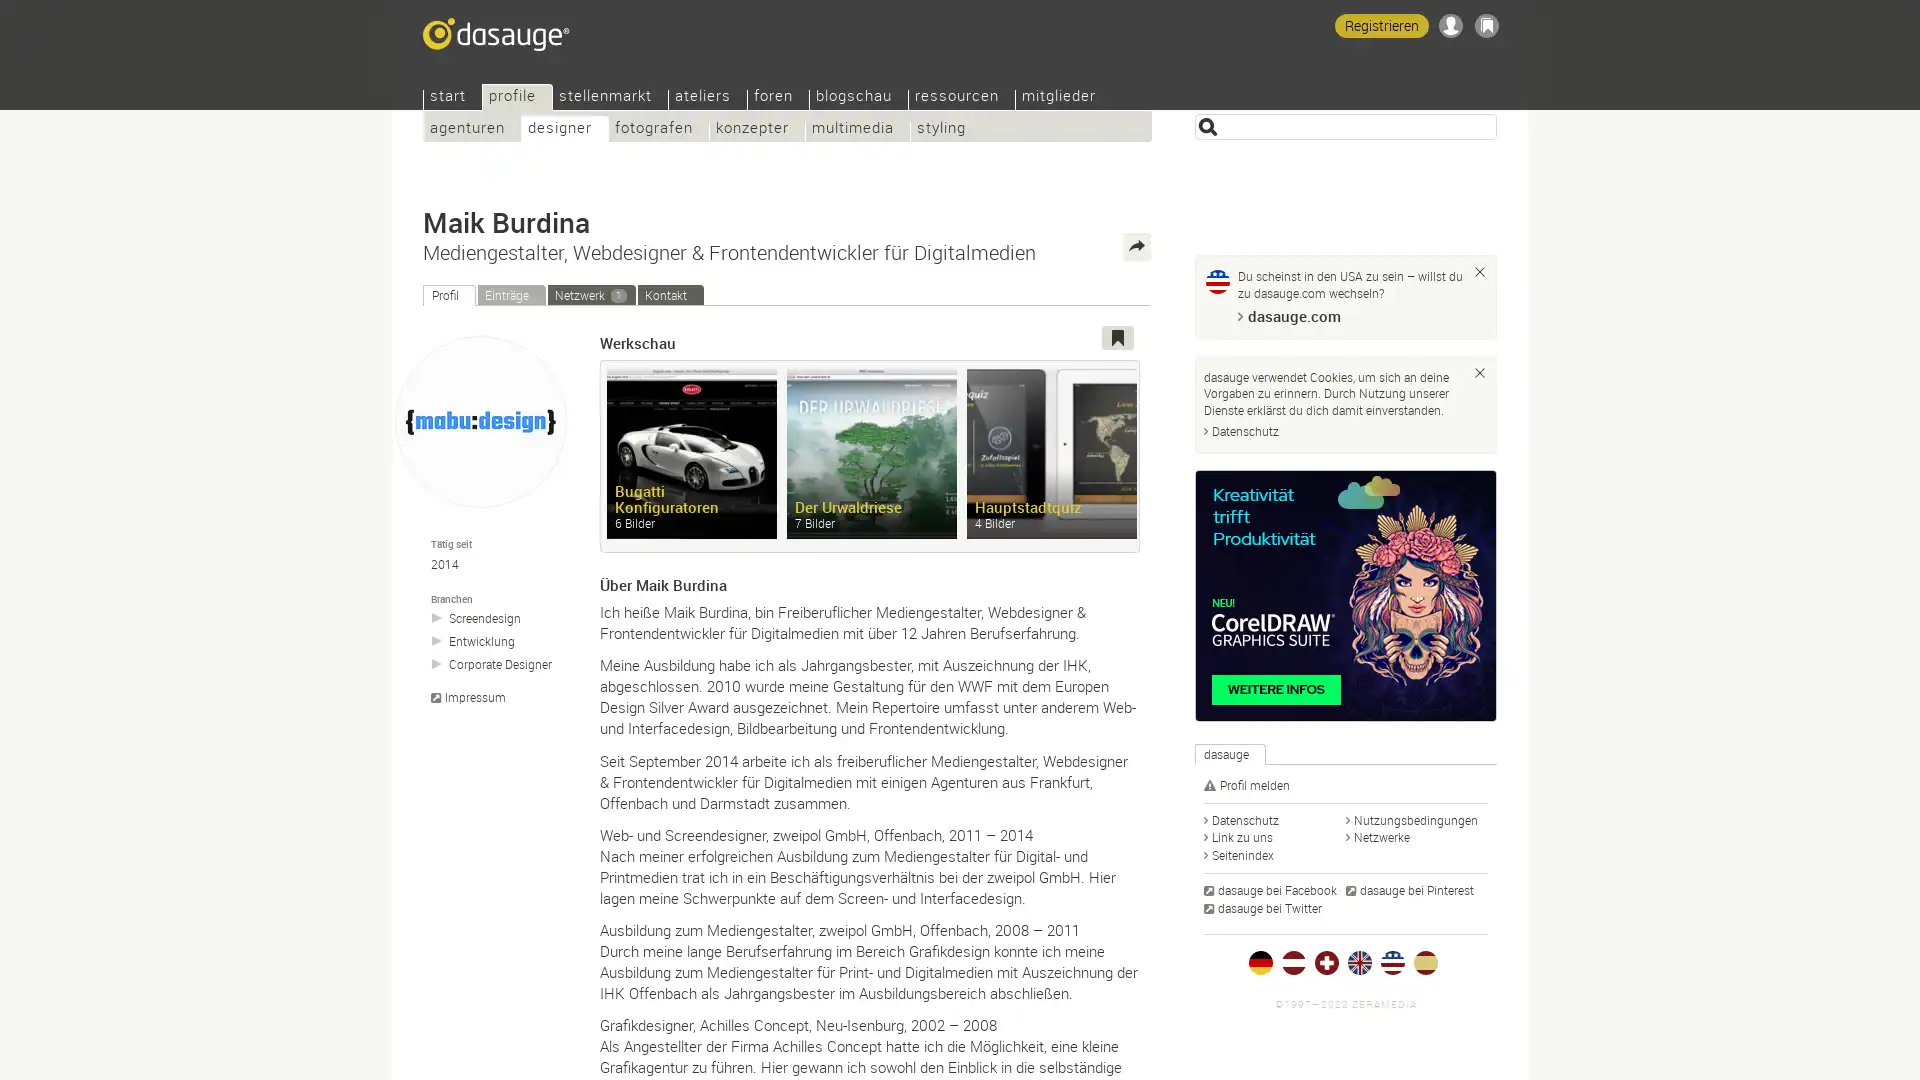 The image size is (1920, 1080). What do you see at coordinates (1479, 272) in the screenshot?
I see `Ich wei` at bounding box center [1479, 272].